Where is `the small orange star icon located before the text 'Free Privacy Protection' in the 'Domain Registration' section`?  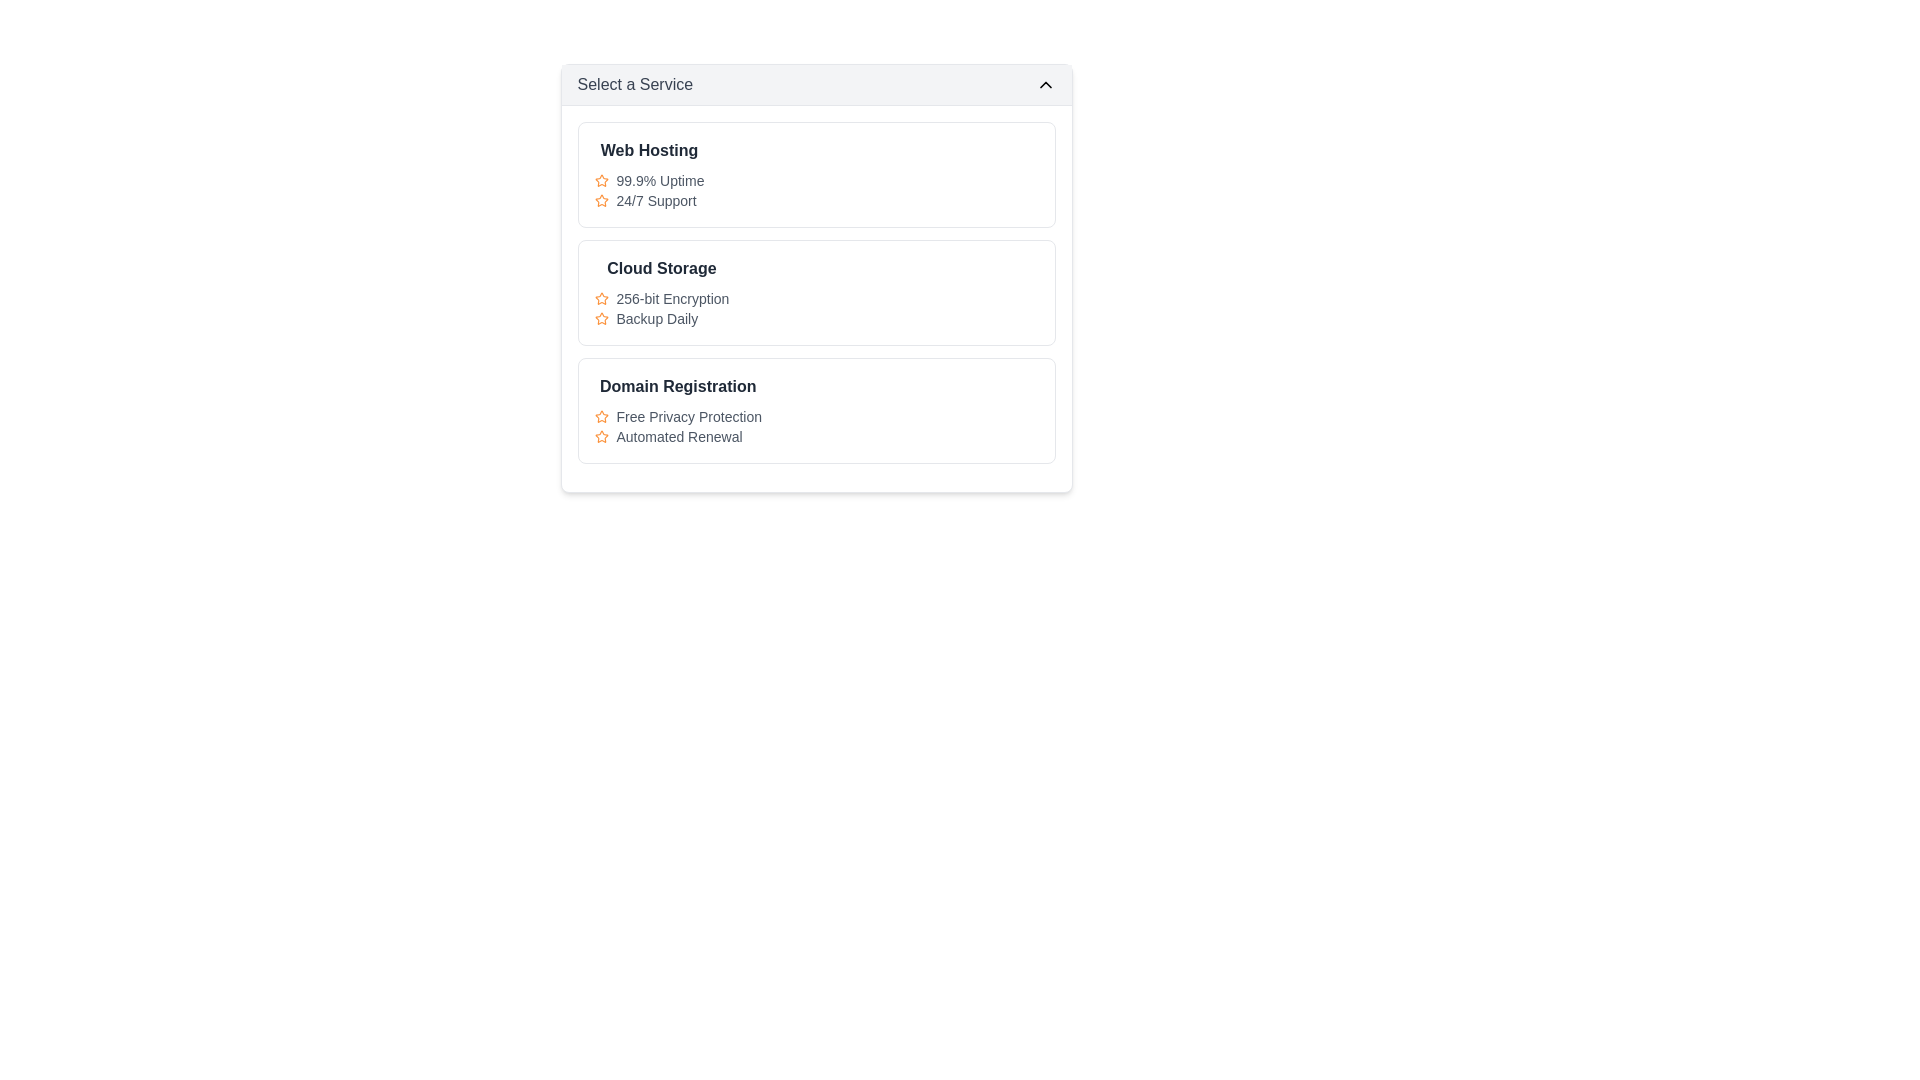 the small orange star icon located before the text 'Free Privacy Protection' in the 'Domain Registration' section is located at coordinates (600, 415).